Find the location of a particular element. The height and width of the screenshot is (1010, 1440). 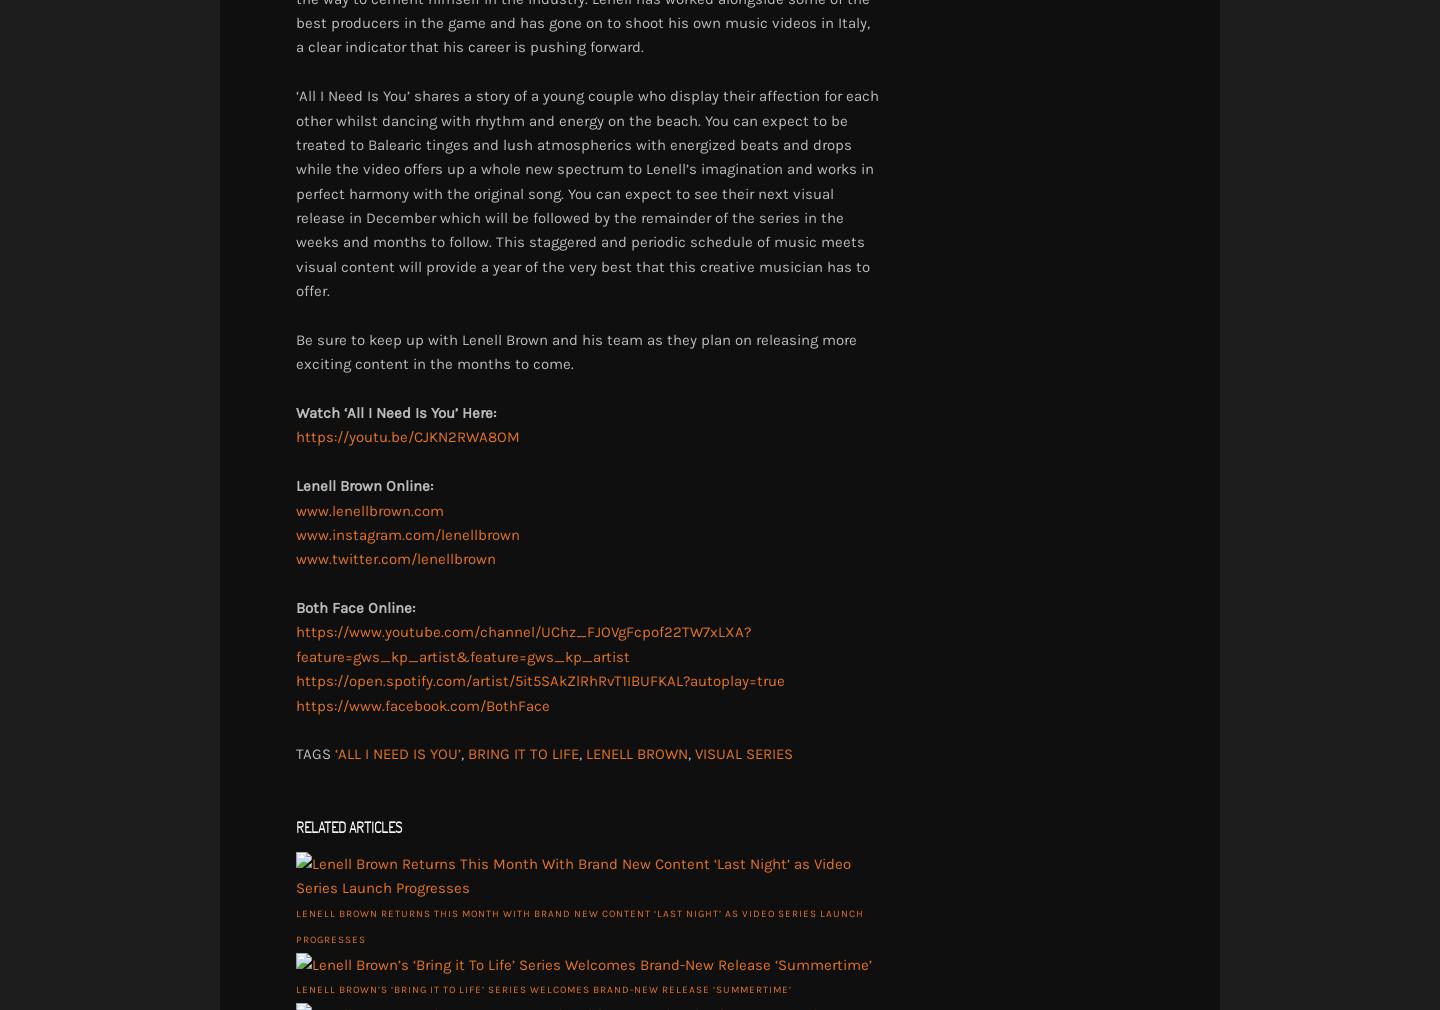

'TAGS' is located at coordinates (295, 752).